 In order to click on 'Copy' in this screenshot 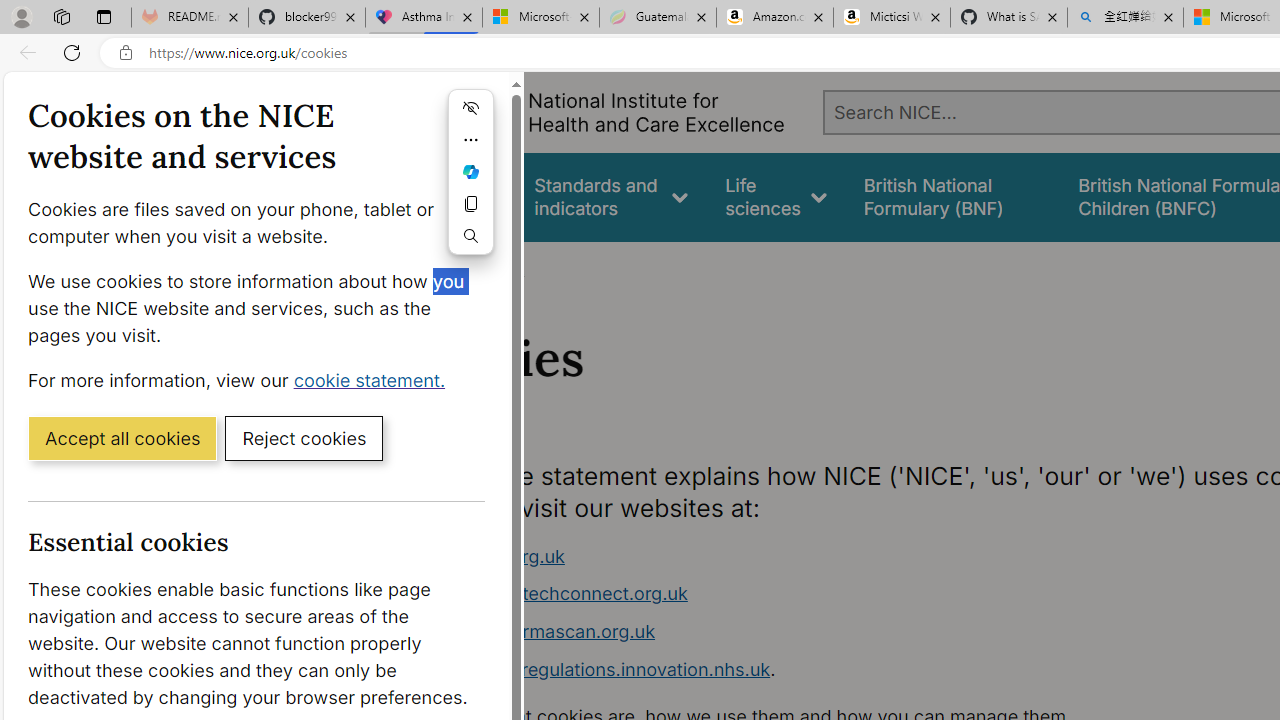, I will do `click(470, 204)`.